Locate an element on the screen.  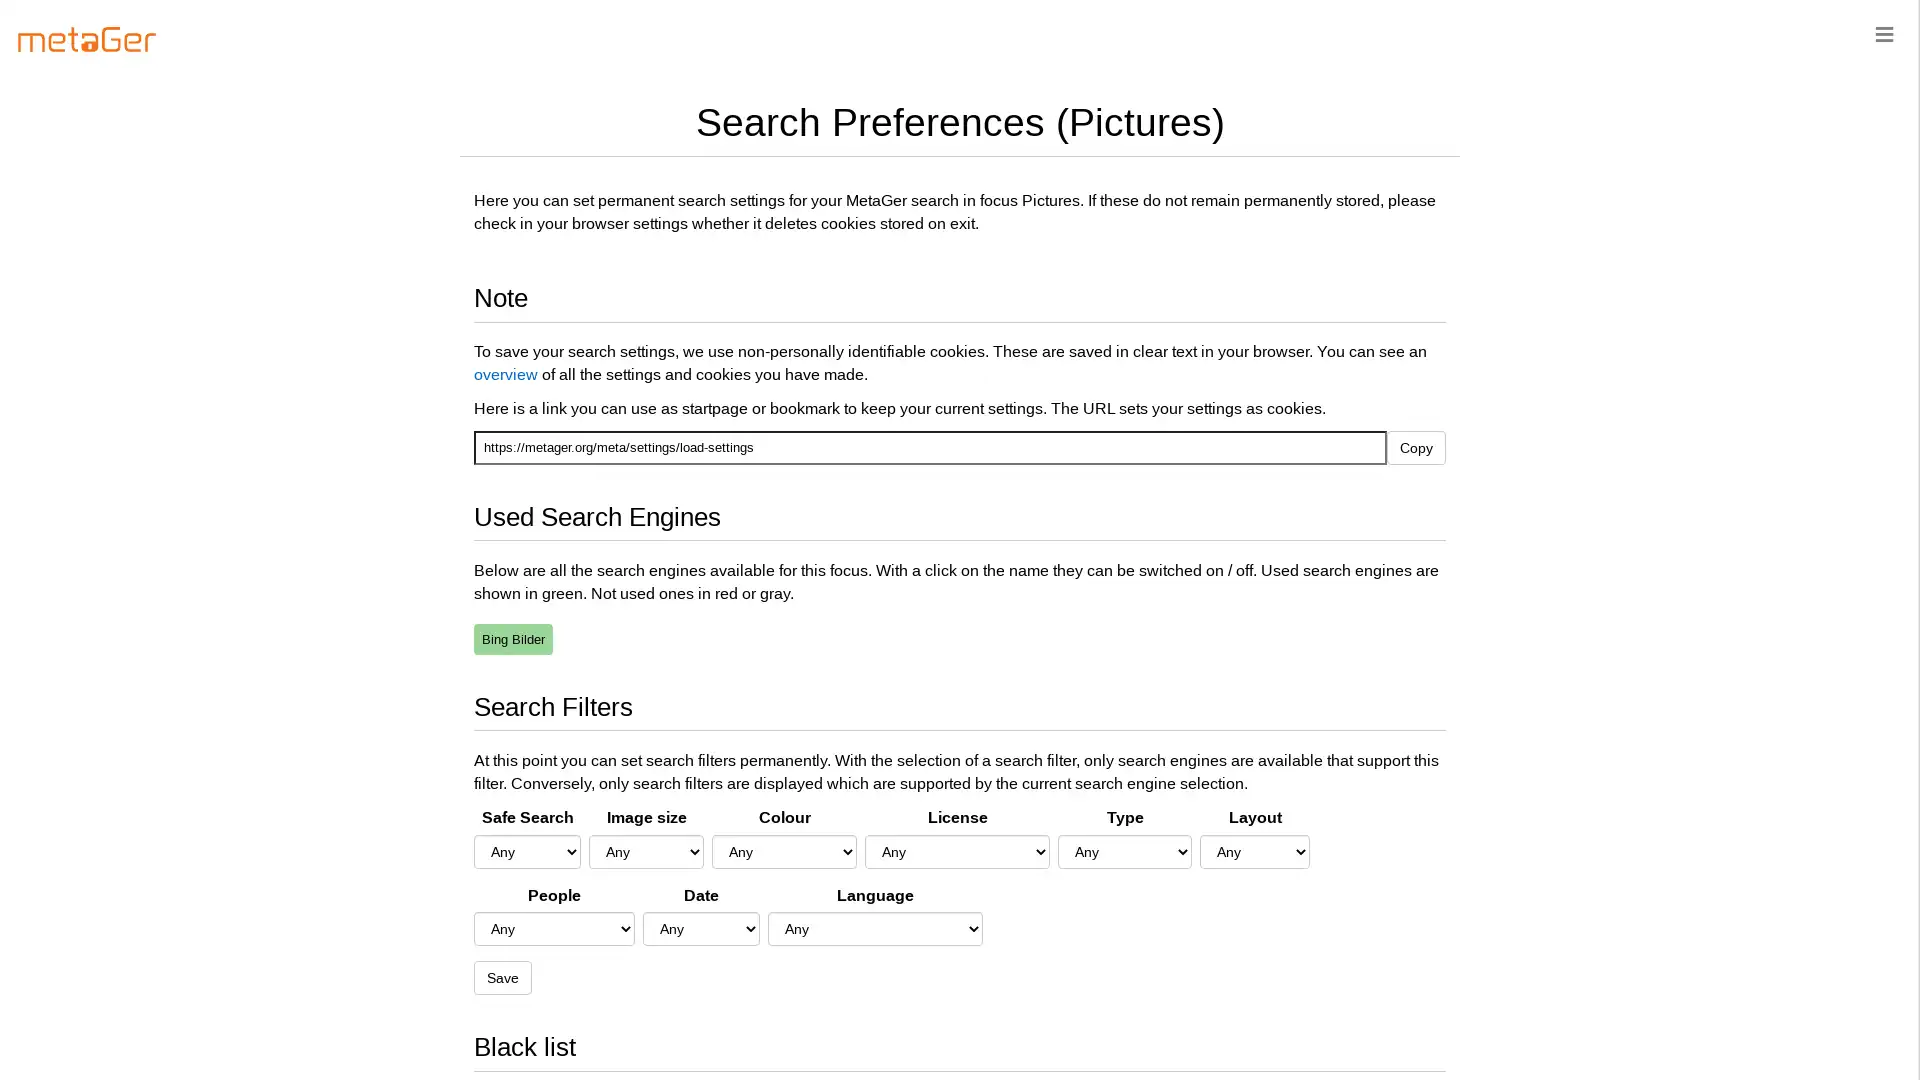
Copy is located at coordinates (1414, 446).